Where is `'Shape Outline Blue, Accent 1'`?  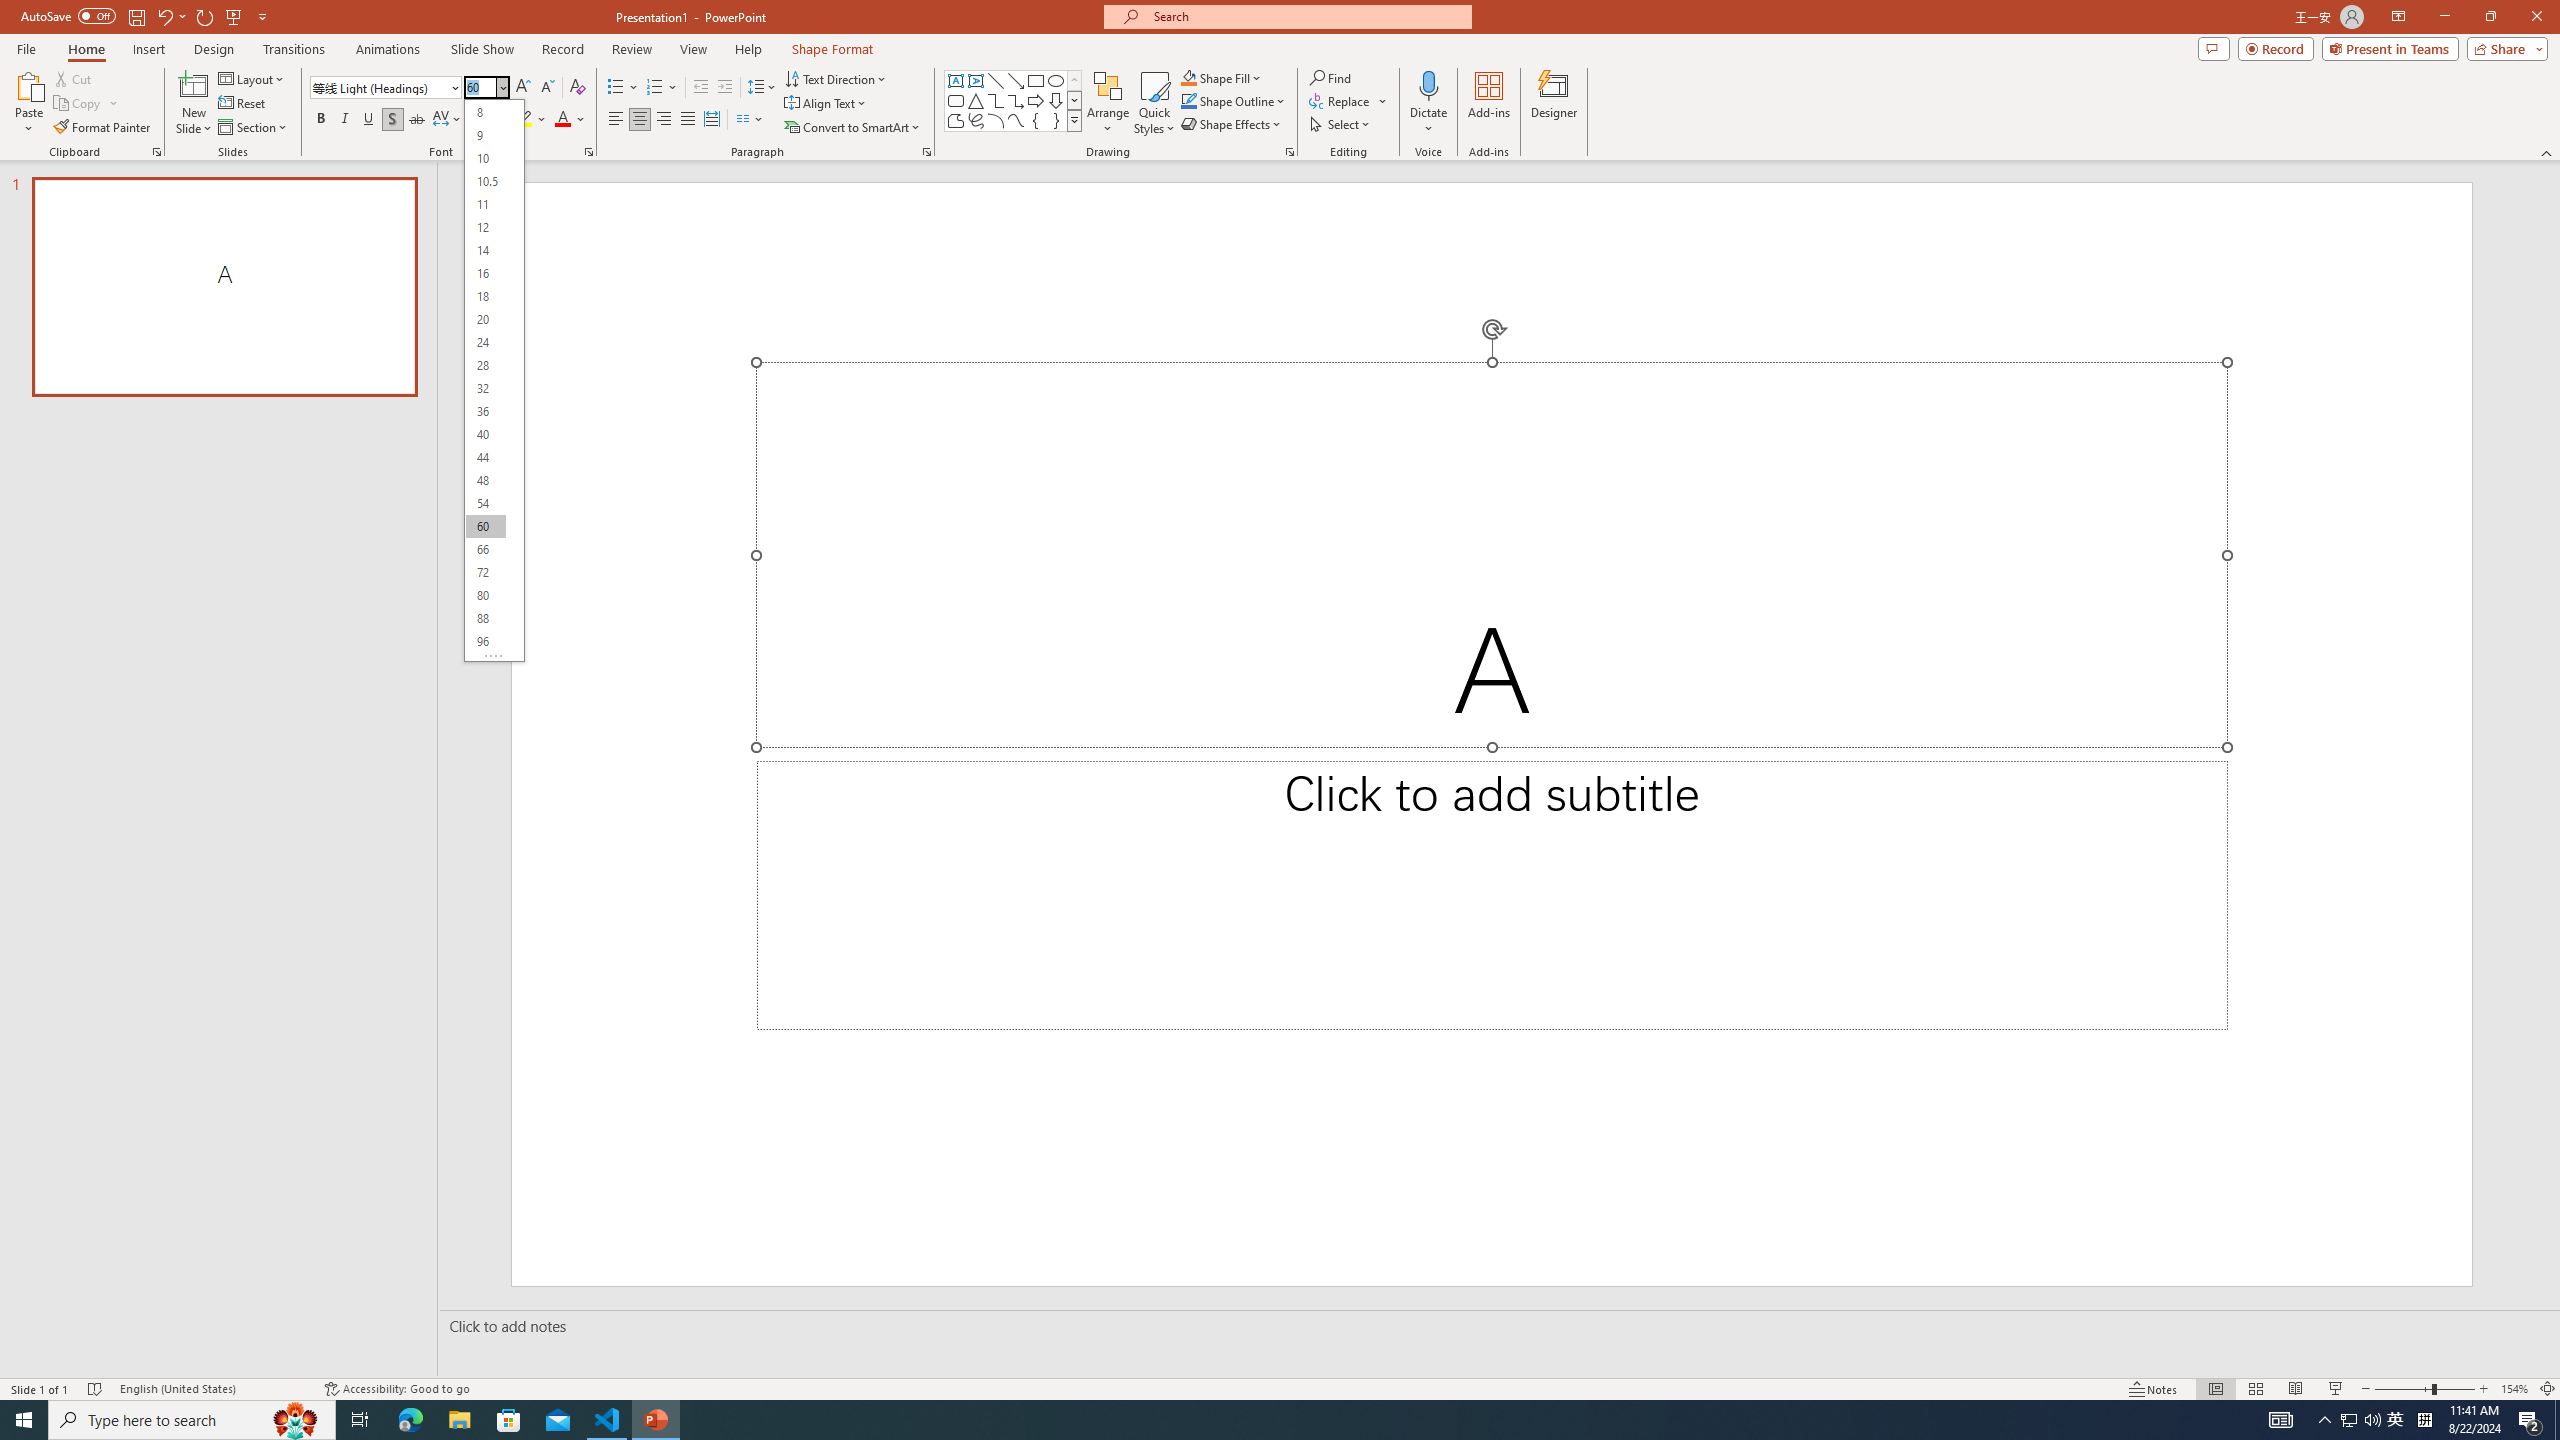 'Shape Outline Blue, Accent 1' is located at coordinates (1189, 99).